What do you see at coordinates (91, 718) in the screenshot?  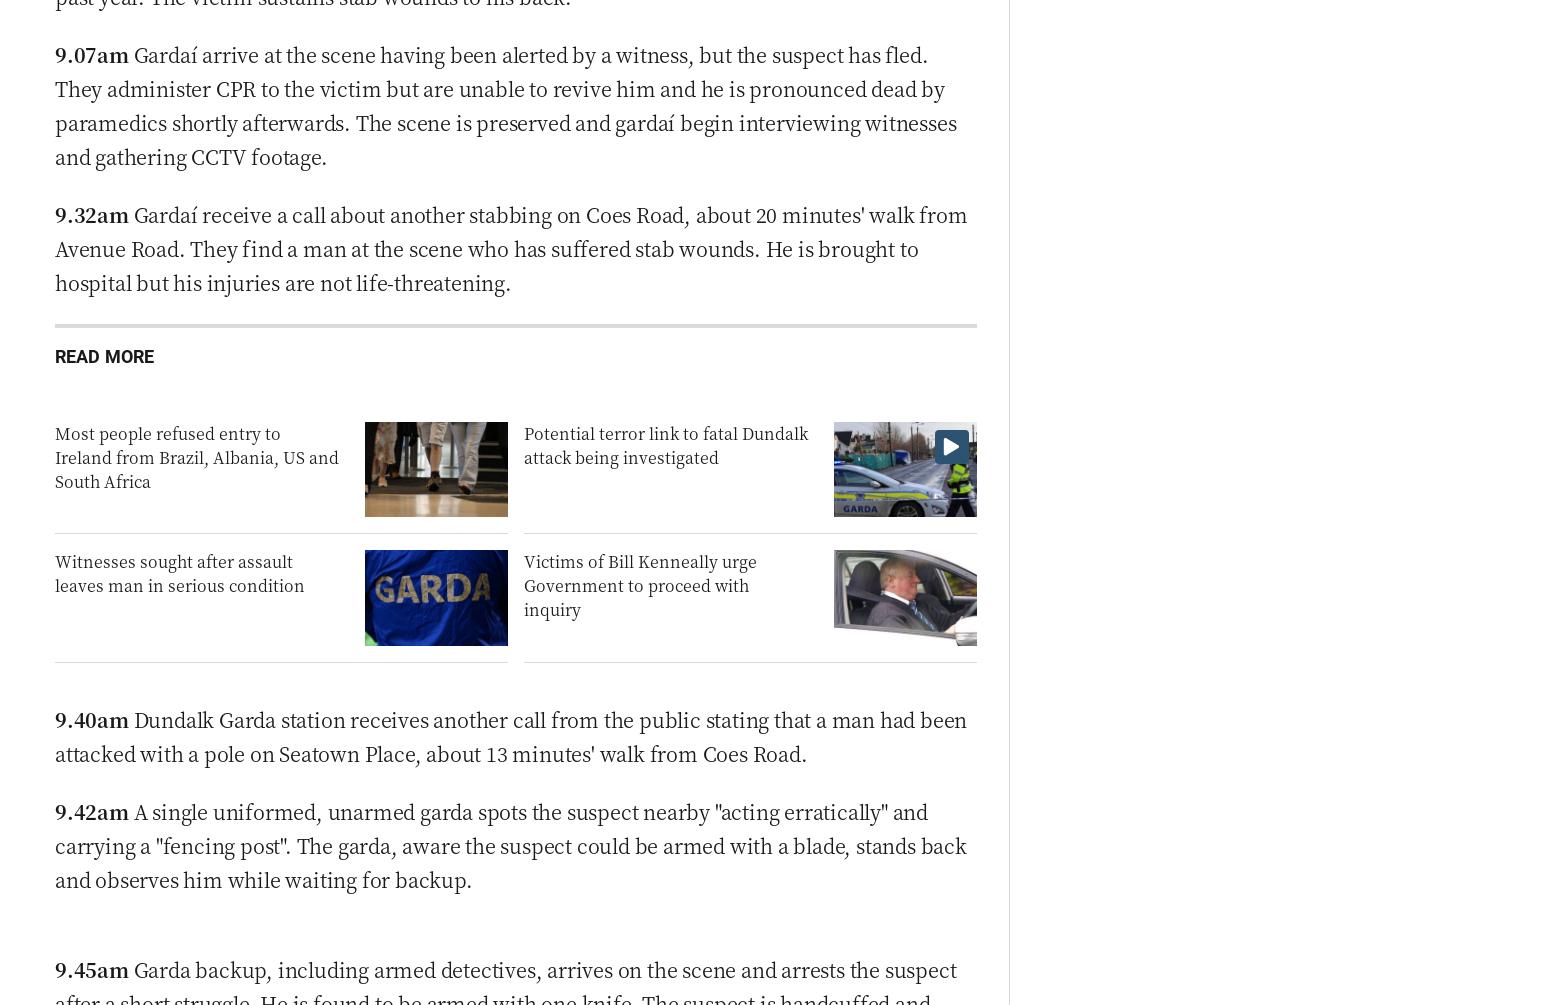 I see `'9.40am'` at bounding box center [91, 718].